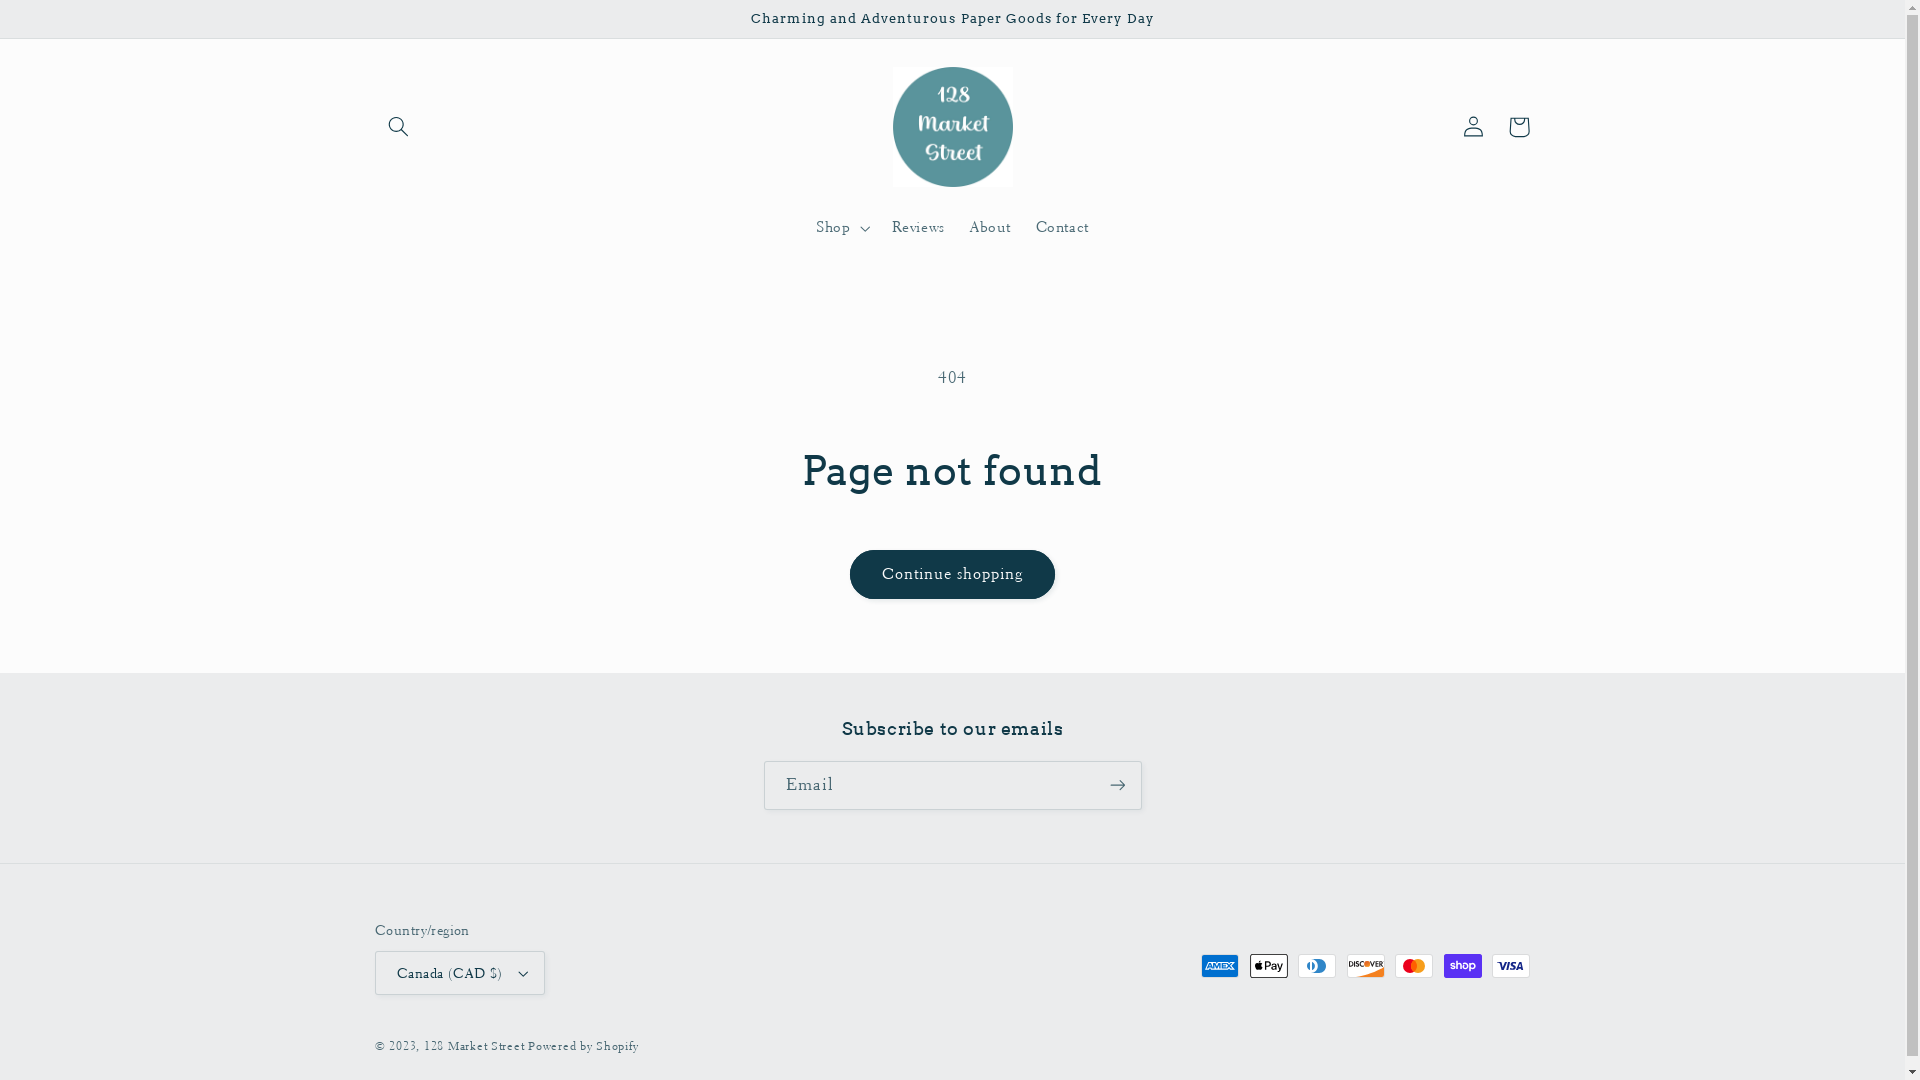 The height and width of the screenshot is (1080, 1920). I want to click on 'Cart', so click(1496, 127).